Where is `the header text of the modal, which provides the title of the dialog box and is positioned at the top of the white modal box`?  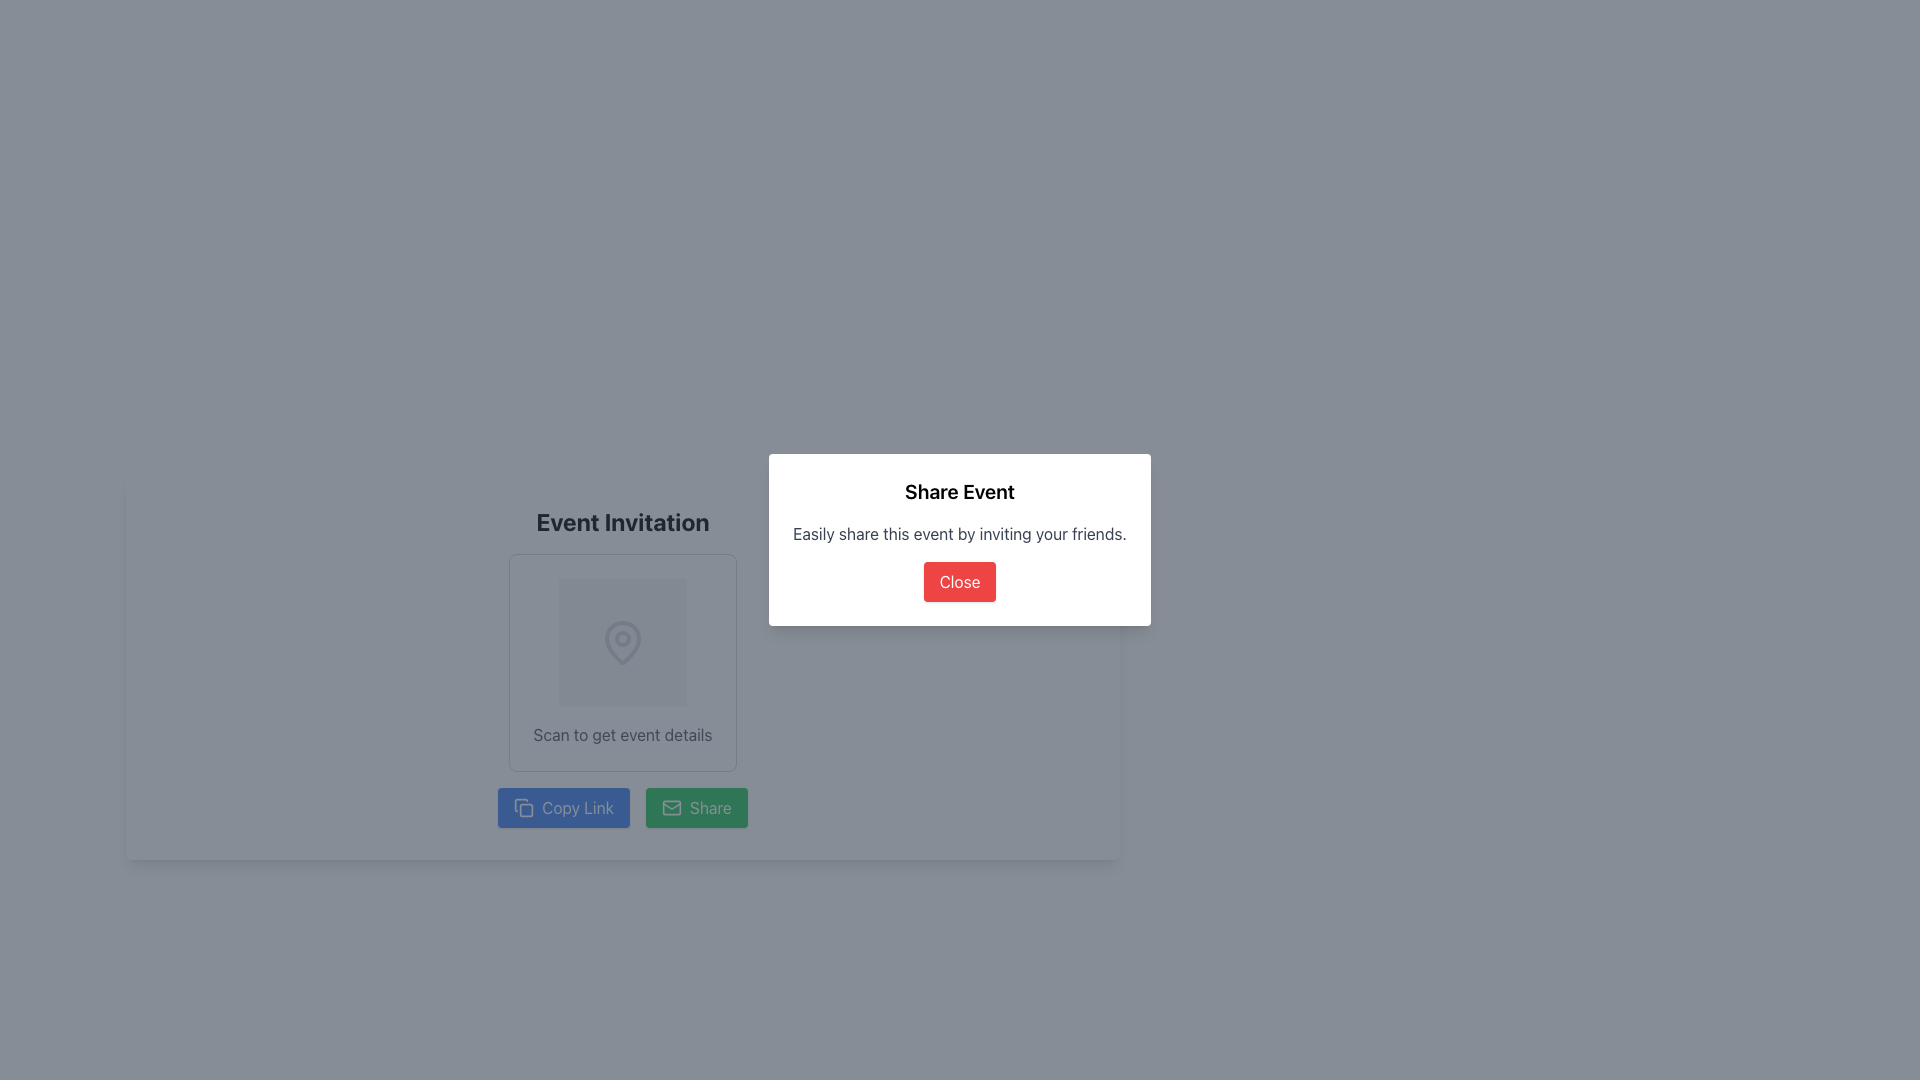 the header text of the modal, which provides the title of the dialog box and is positioned at the top of the white modal box is located at coordinates (960, 492).